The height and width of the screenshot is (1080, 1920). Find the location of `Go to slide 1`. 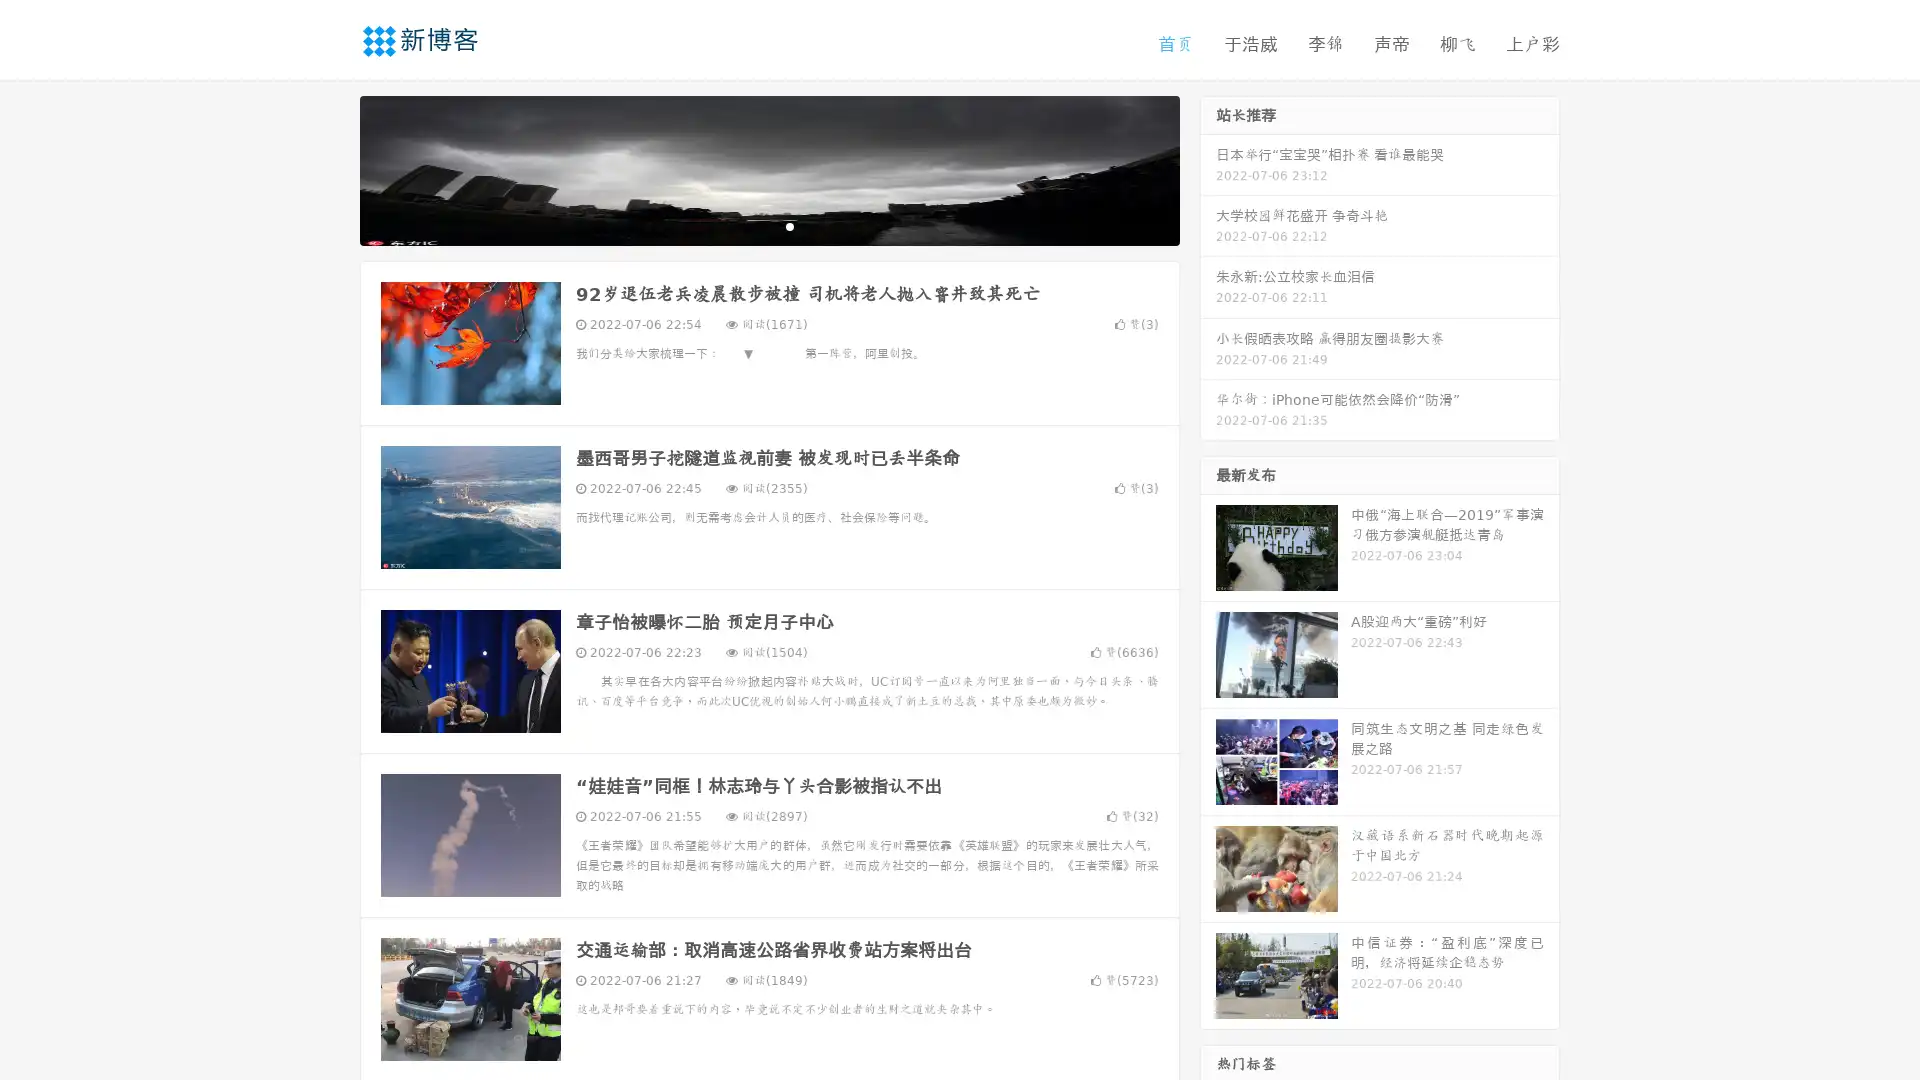

Go to slide 1 is located at coordinates (748, 225).